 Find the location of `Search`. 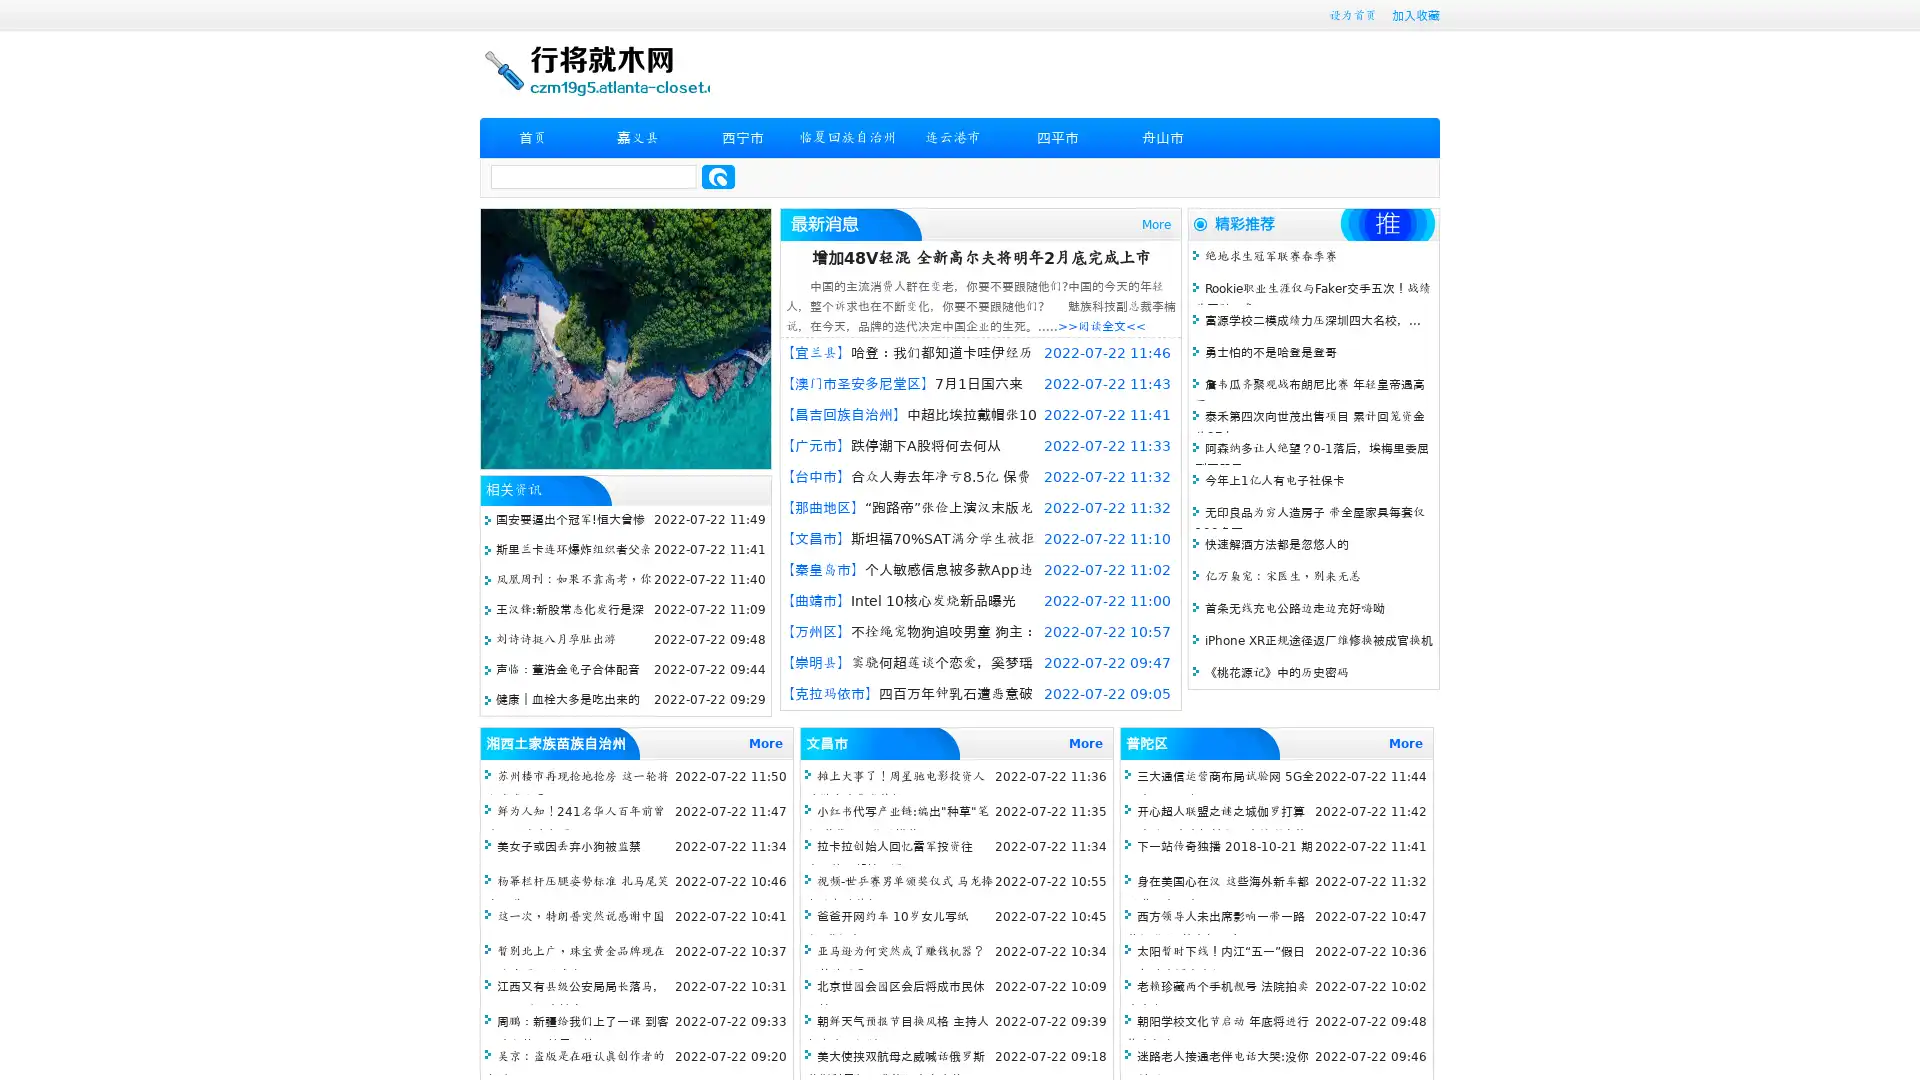

Search is located at coordinates (718, 176).